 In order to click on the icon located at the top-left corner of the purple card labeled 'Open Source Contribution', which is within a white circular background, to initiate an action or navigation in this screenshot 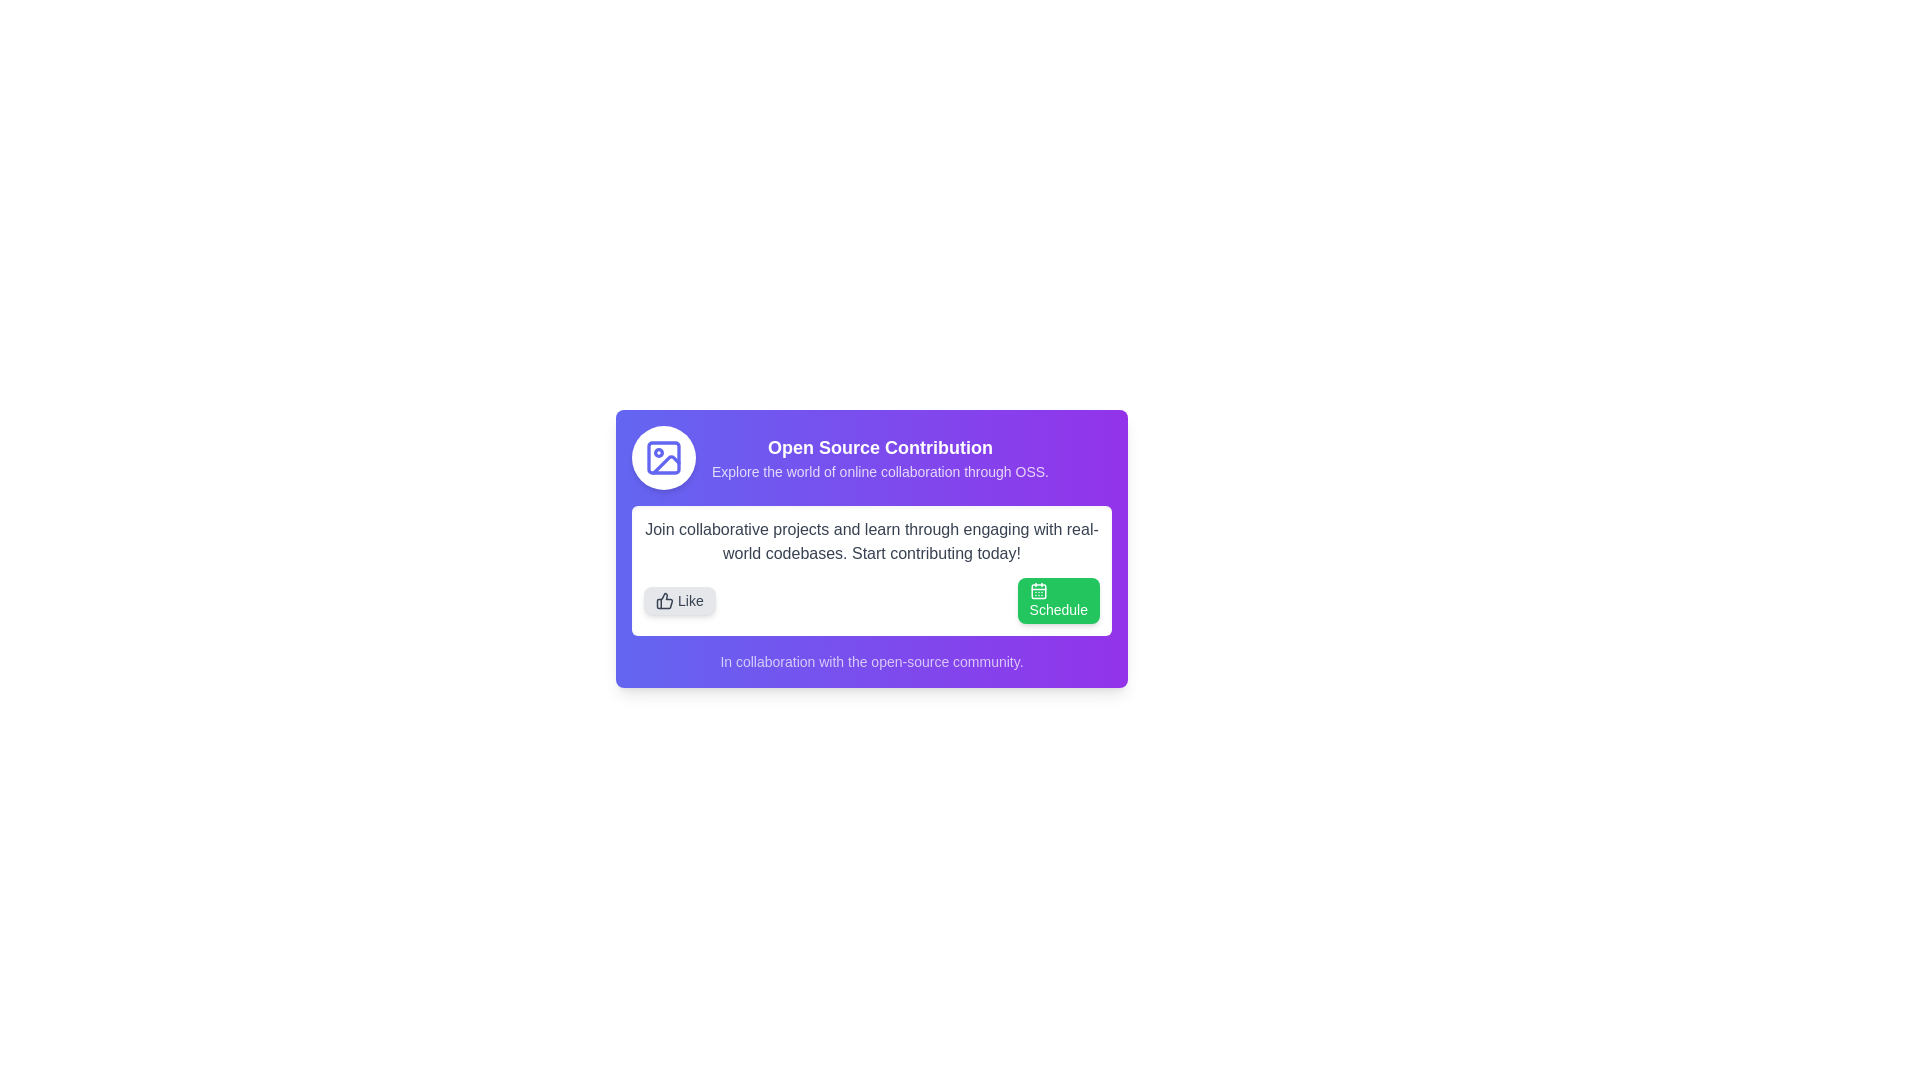, I will do `click(663, 458)`.